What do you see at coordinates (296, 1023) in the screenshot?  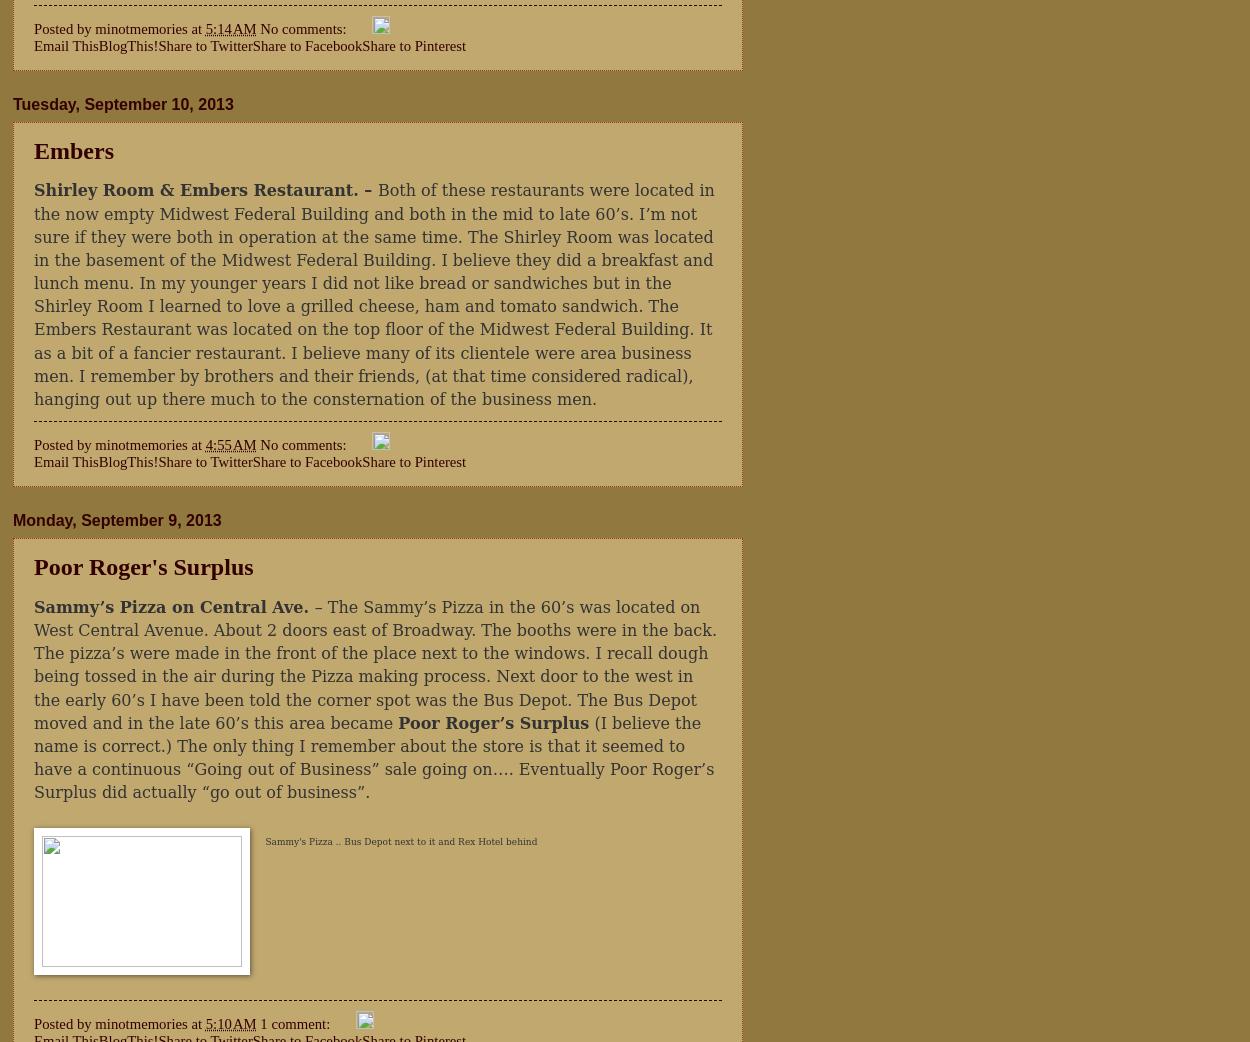 I see `'1 comment:'` at bounding box center [296, 1023].